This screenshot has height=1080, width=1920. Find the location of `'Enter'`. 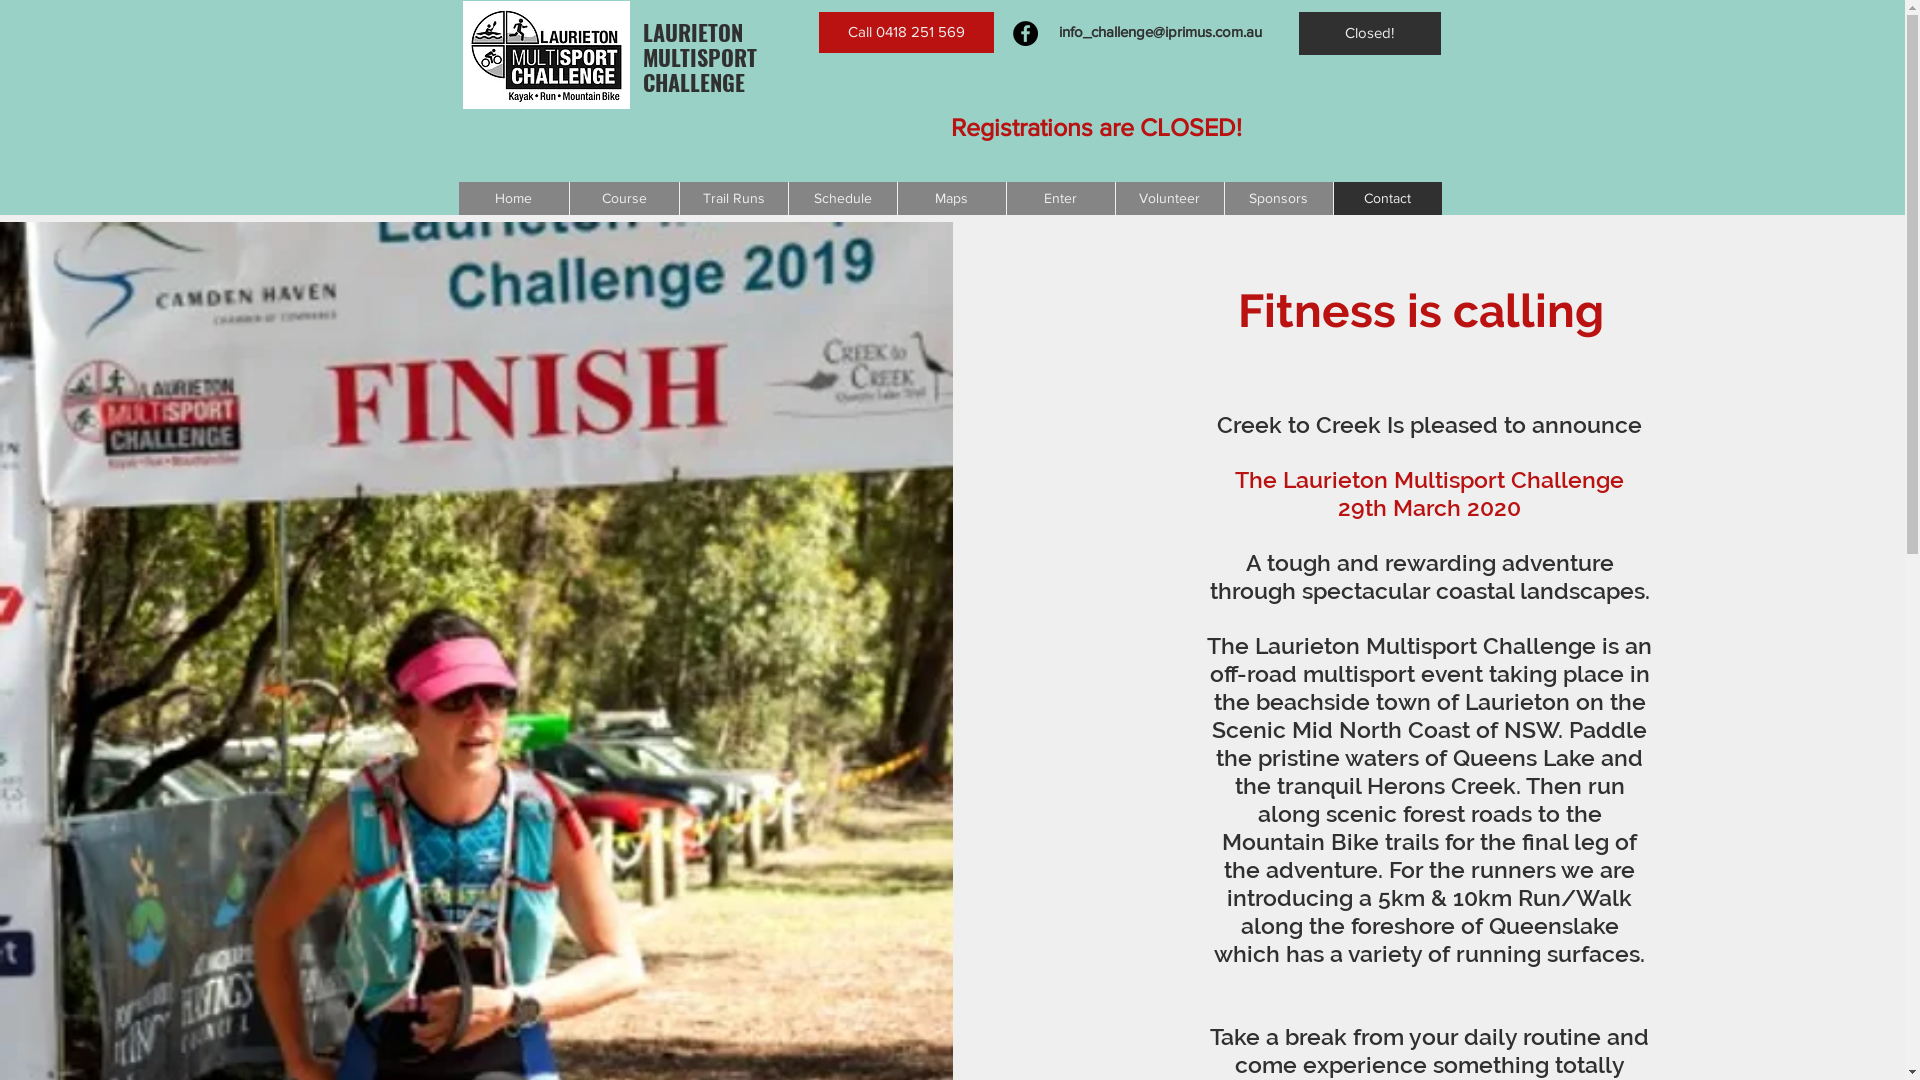

'Enter' is located at coordinates (1006, 198).